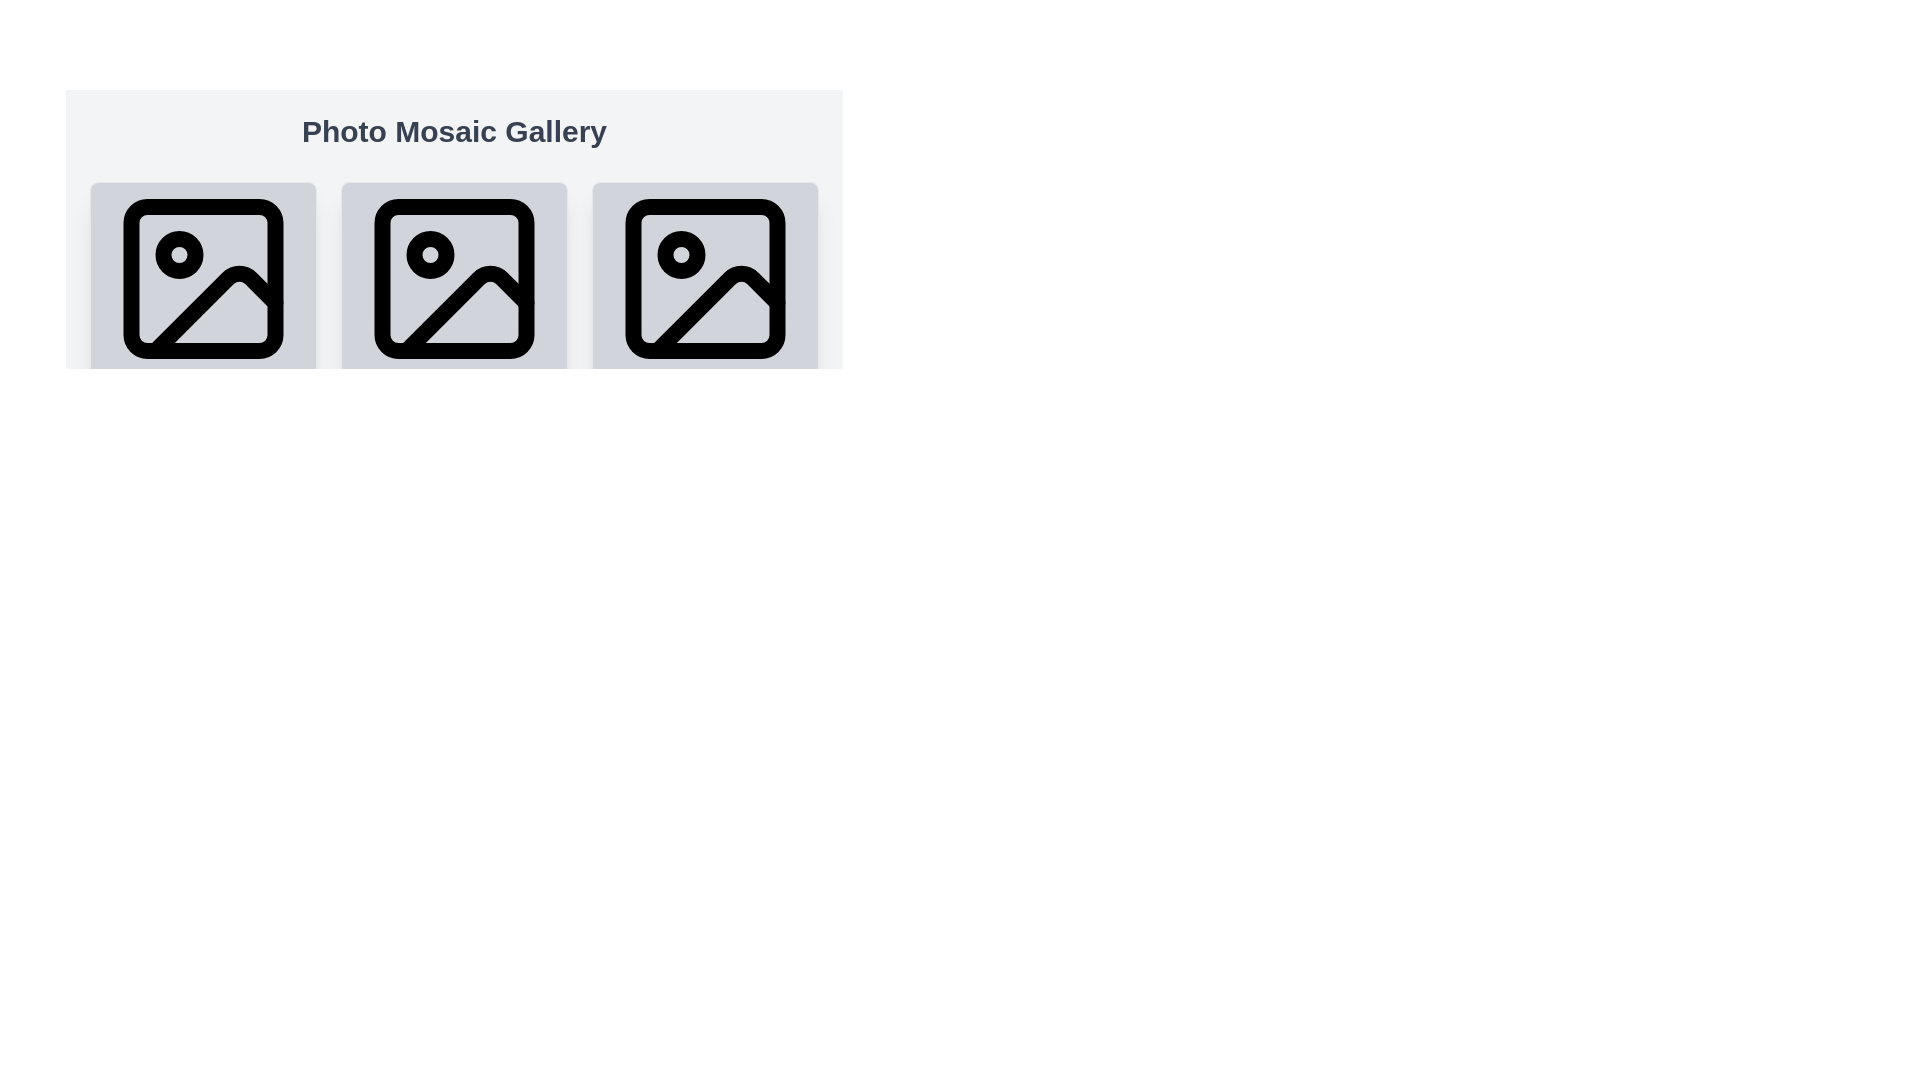 Image resolution: width=1920 pixels, height=1080 pixels. I want to click on the image placeholder located at the center of the photo gallery interface, positioned between the leftmost and rightmost components, so click(453, 217).